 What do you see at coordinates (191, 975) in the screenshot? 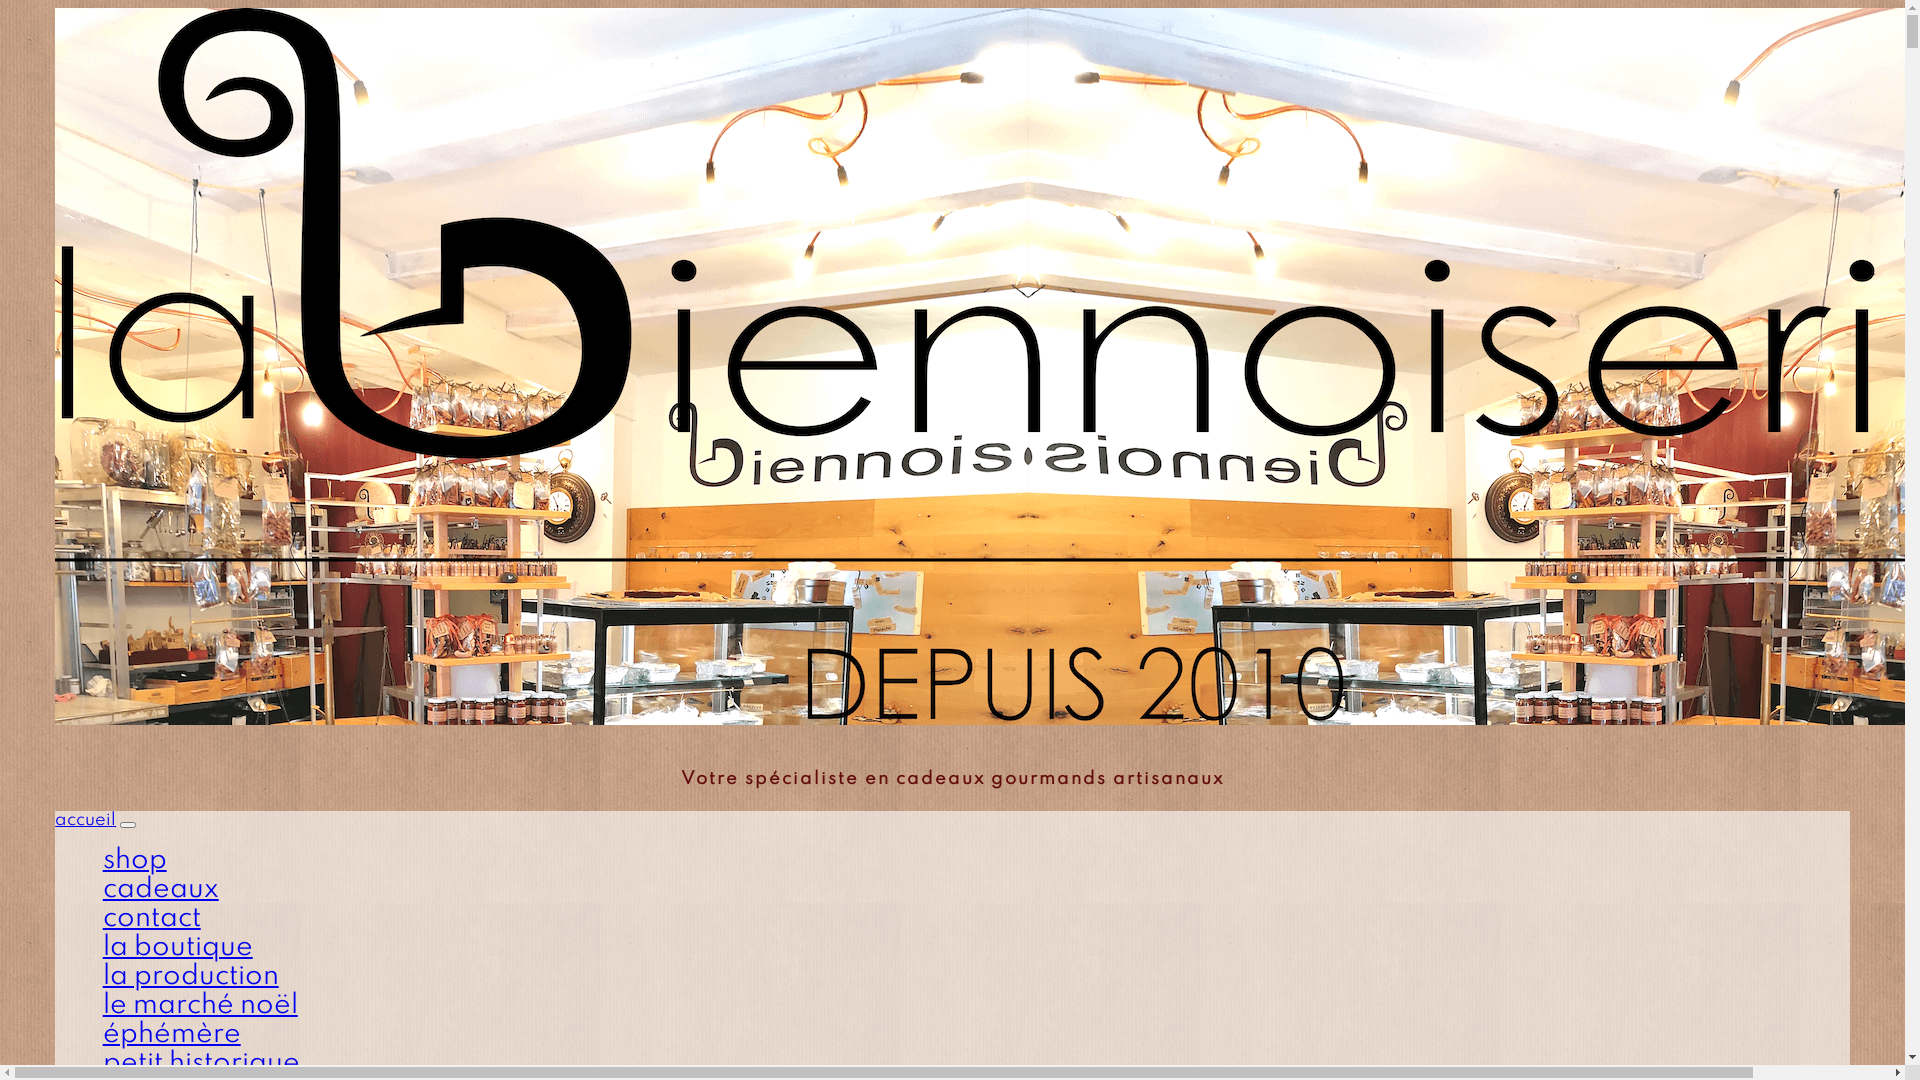
I see `'la production'` at bounding box center [191, 975].